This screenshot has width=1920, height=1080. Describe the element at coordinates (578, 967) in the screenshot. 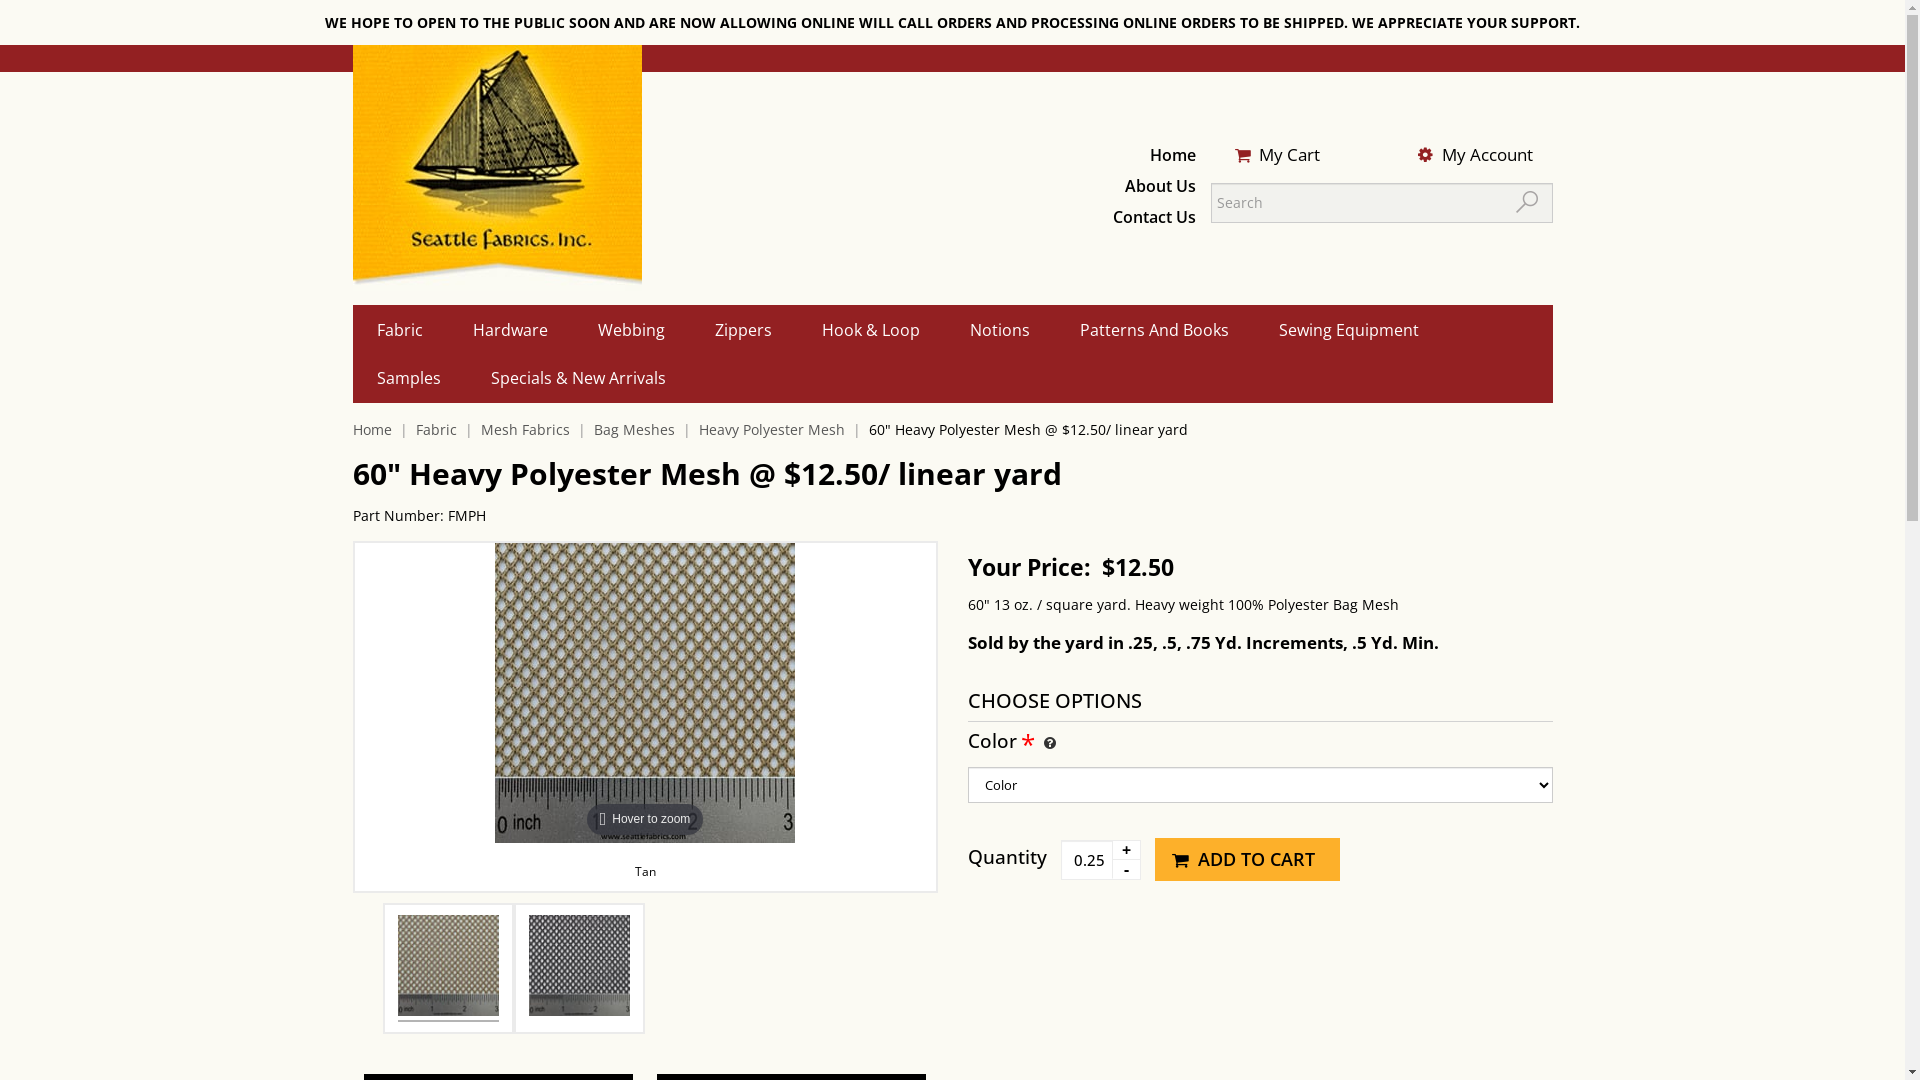

I see `'Black'` at that location.